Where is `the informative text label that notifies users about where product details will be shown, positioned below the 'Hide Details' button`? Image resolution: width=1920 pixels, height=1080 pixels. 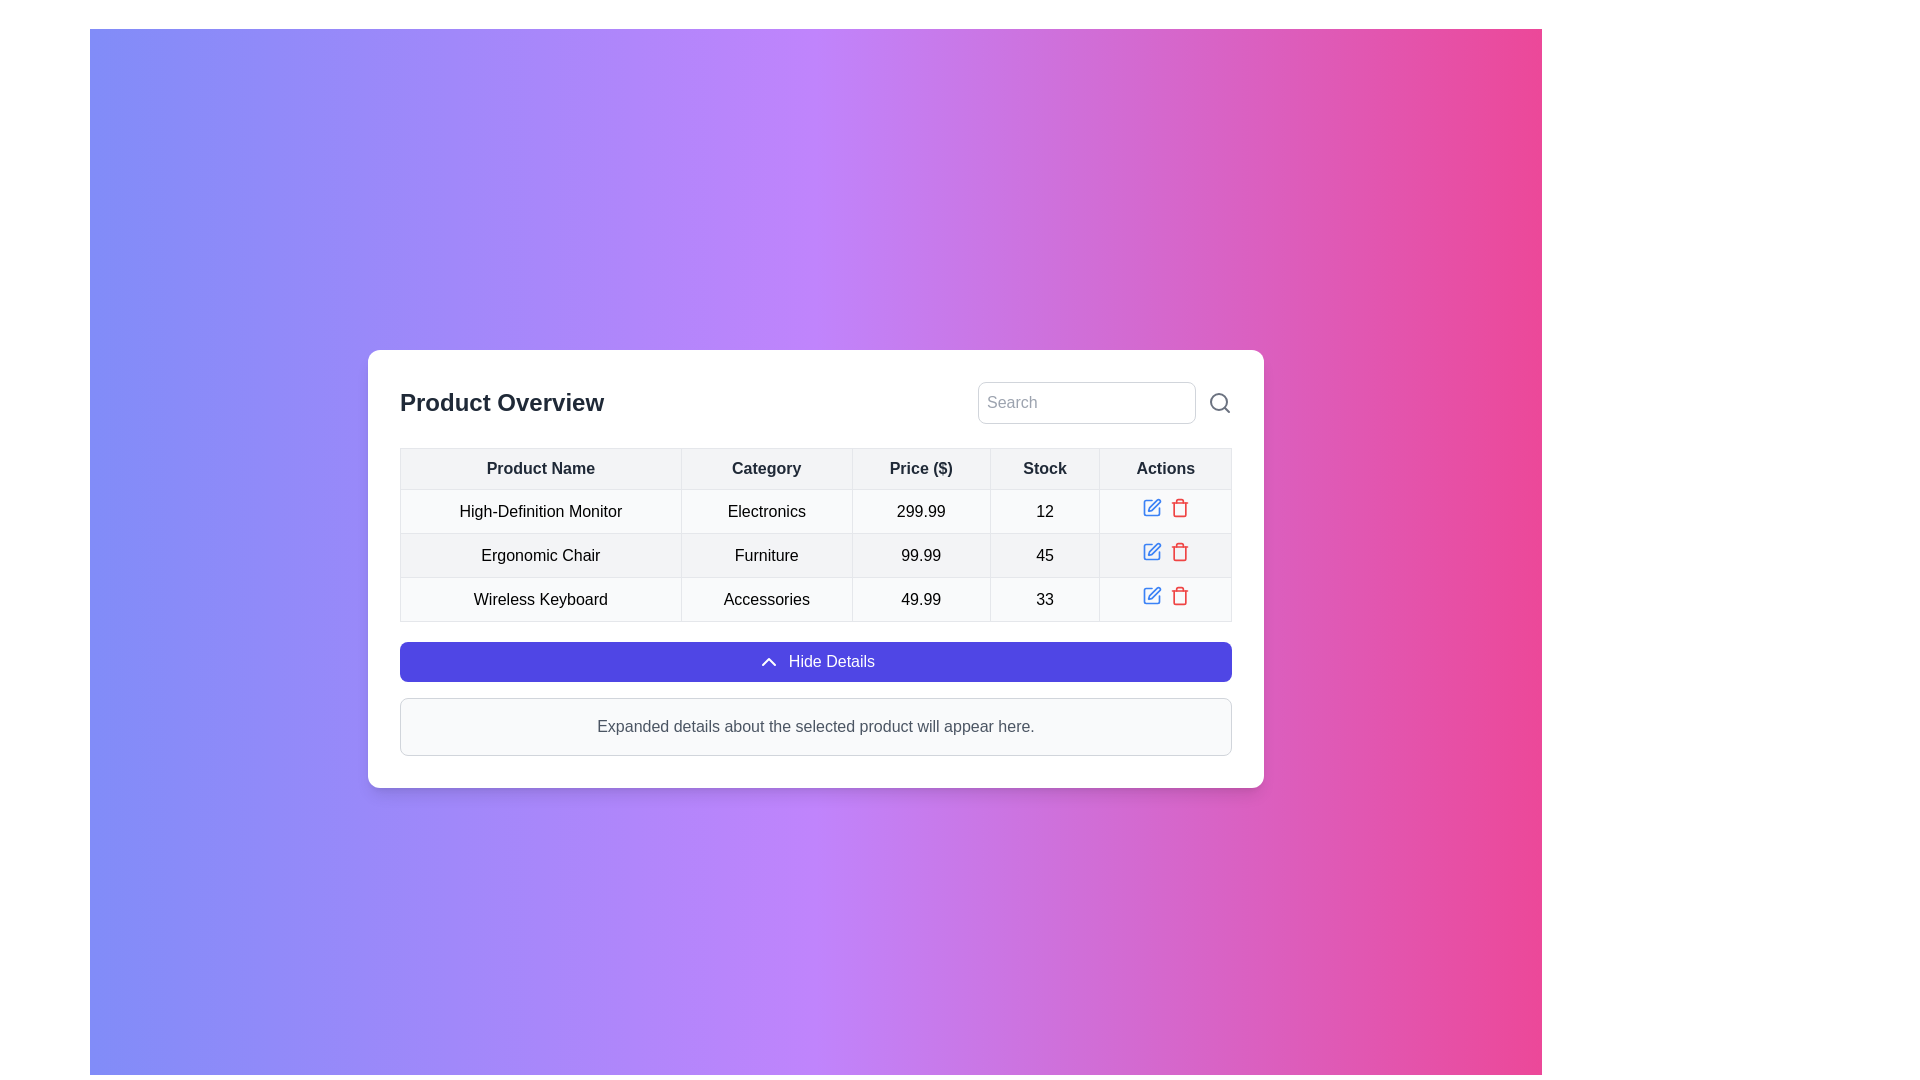 the informative text label that notifies users about where product details will be shown, positioned below the 'Hide Details' button is located at coordinates (816, 726).